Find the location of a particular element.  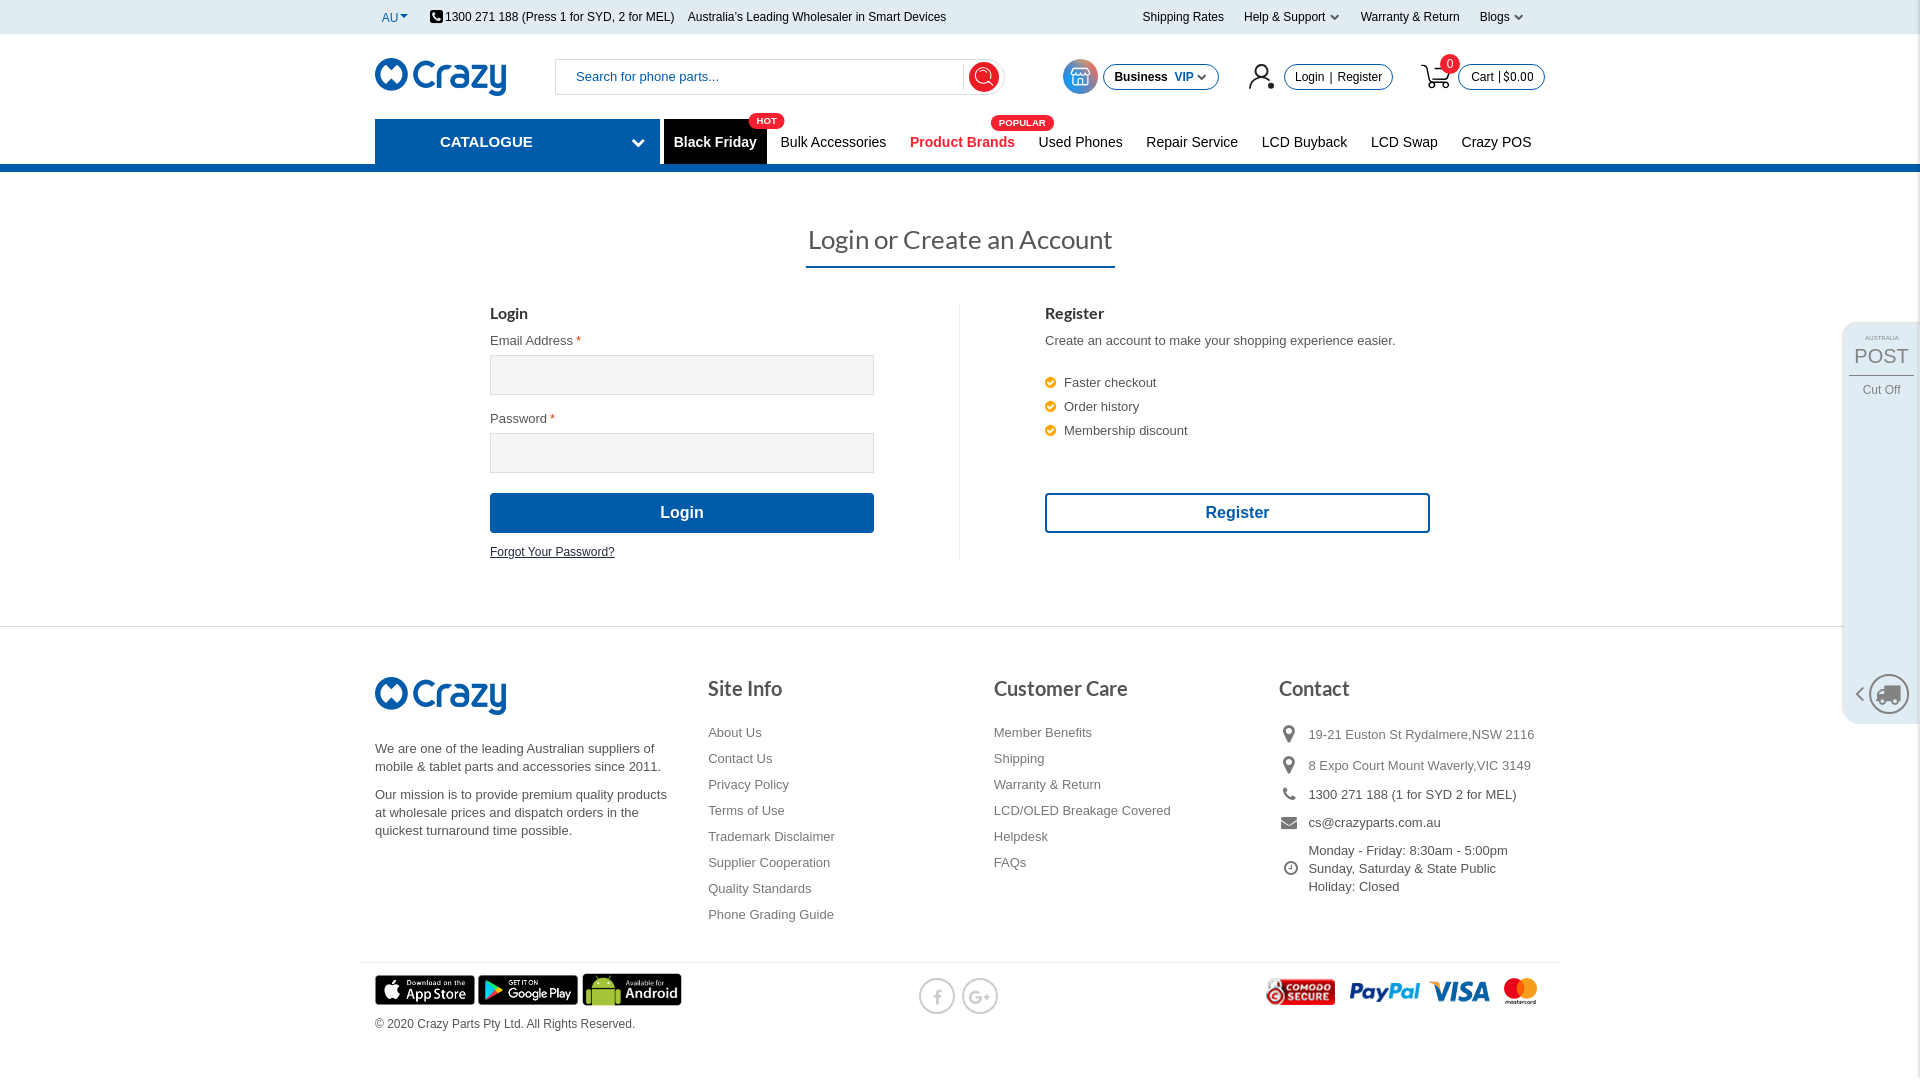

'Warranty & Return' is located at coordinates (1409, 16).